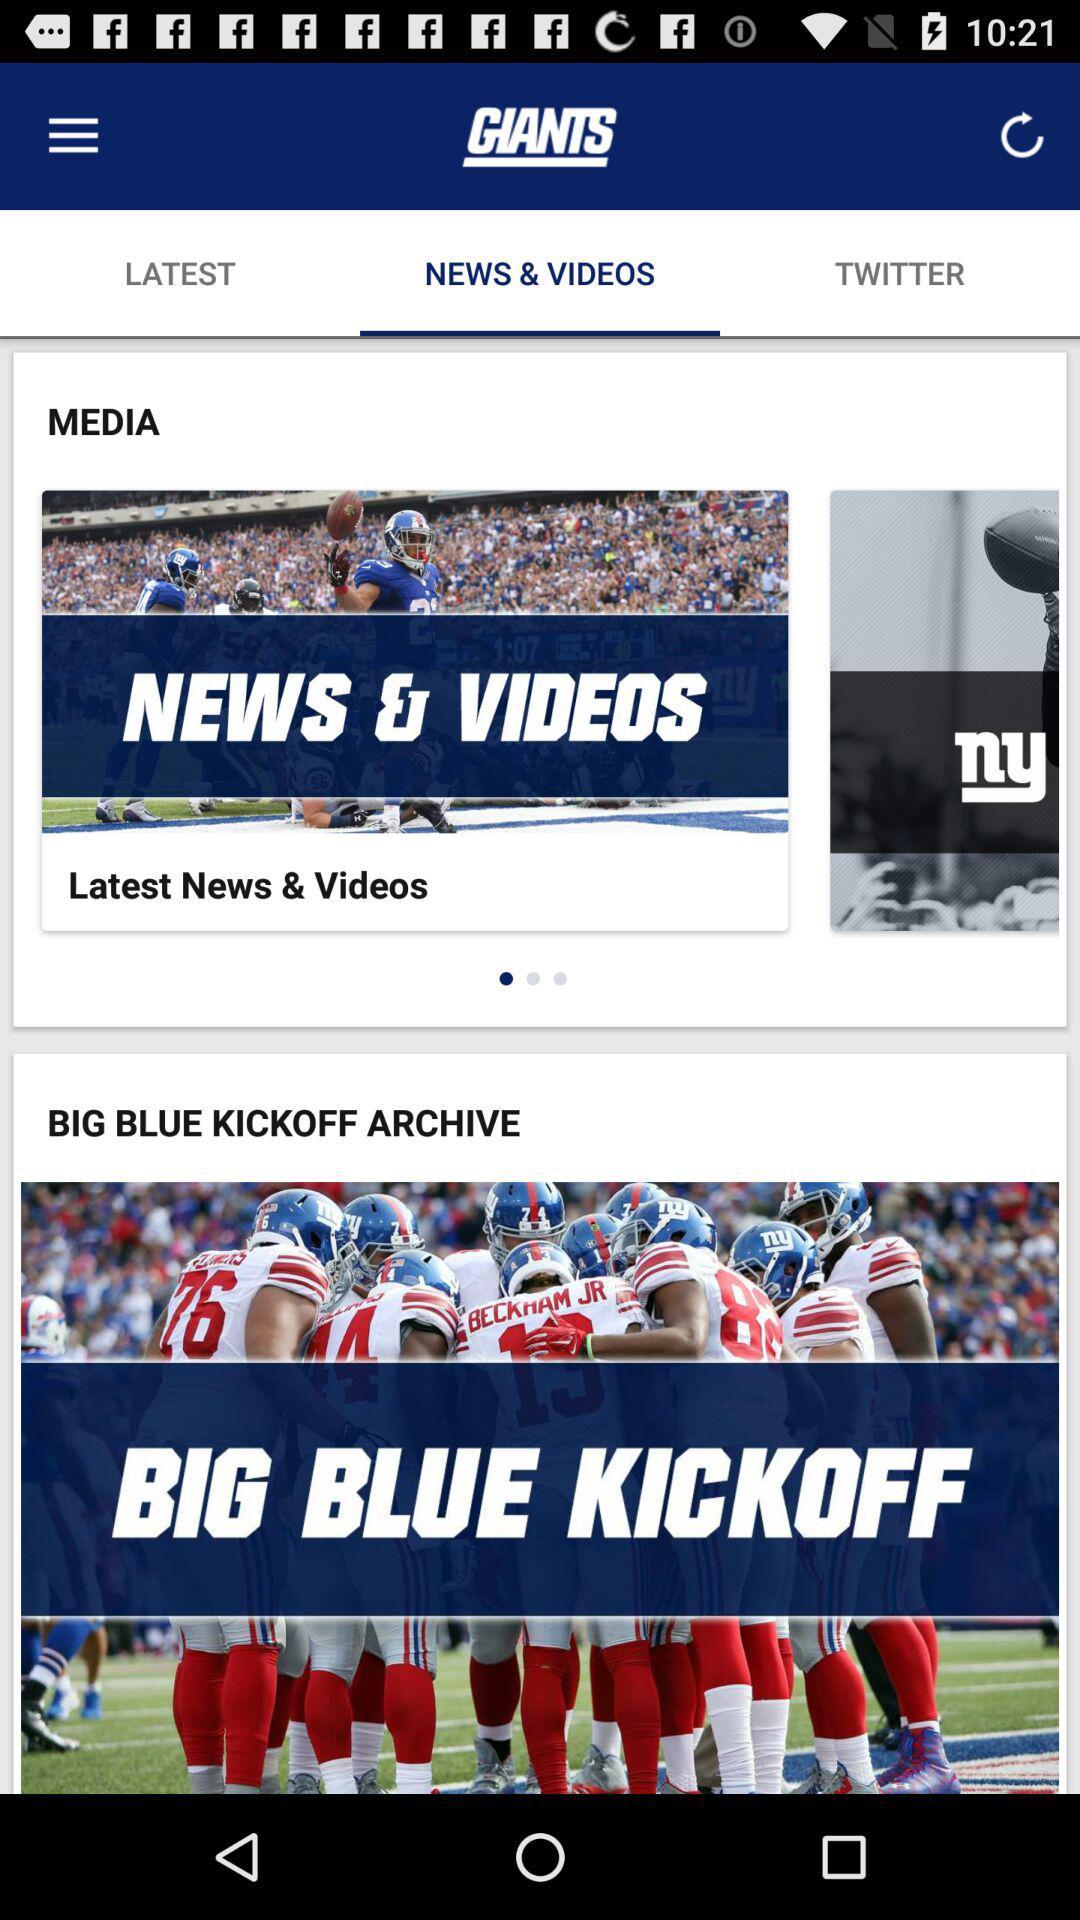  What do you see at coordinates (72, 135) in the screenshot?
I see `item above latest` at bounding box center [72, 135].